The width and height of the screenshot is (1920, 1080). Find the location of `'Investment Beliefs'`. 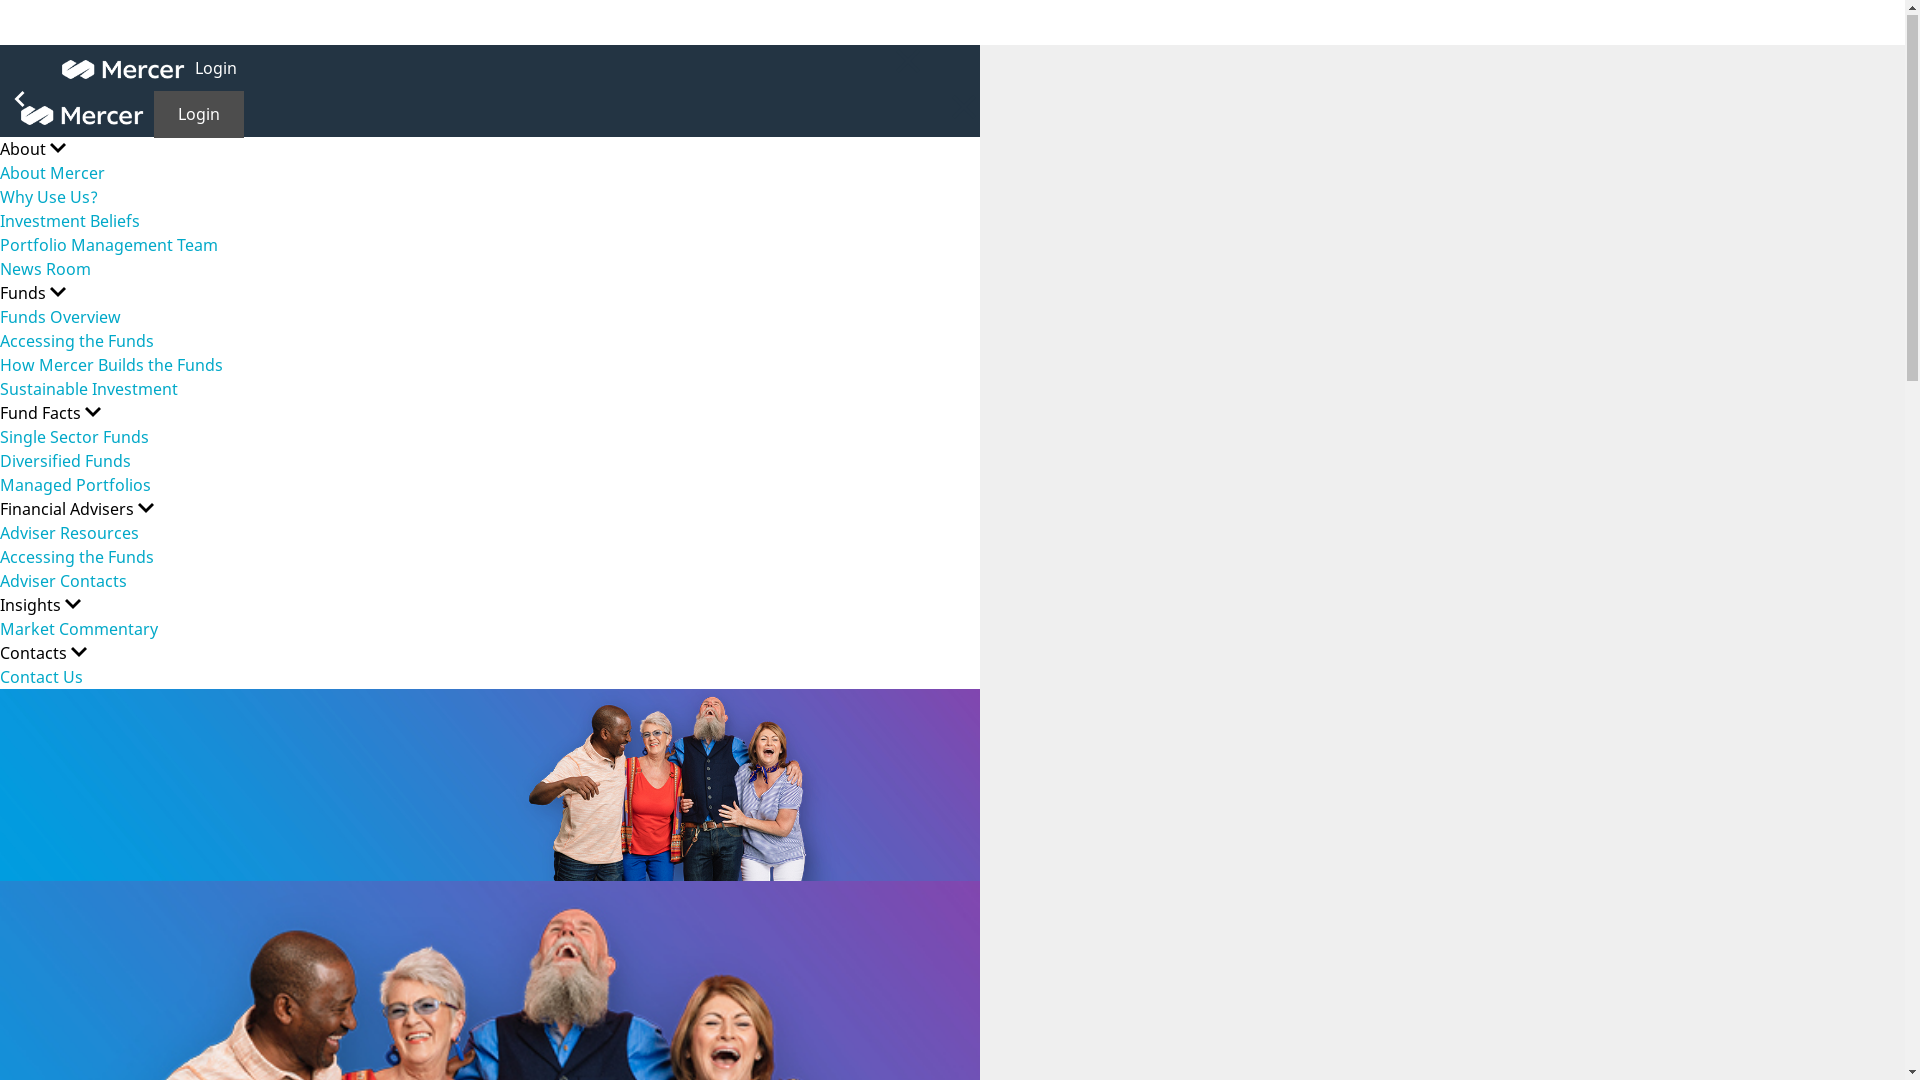

'Investment Beliefs' is located at coordinates (70, 222).